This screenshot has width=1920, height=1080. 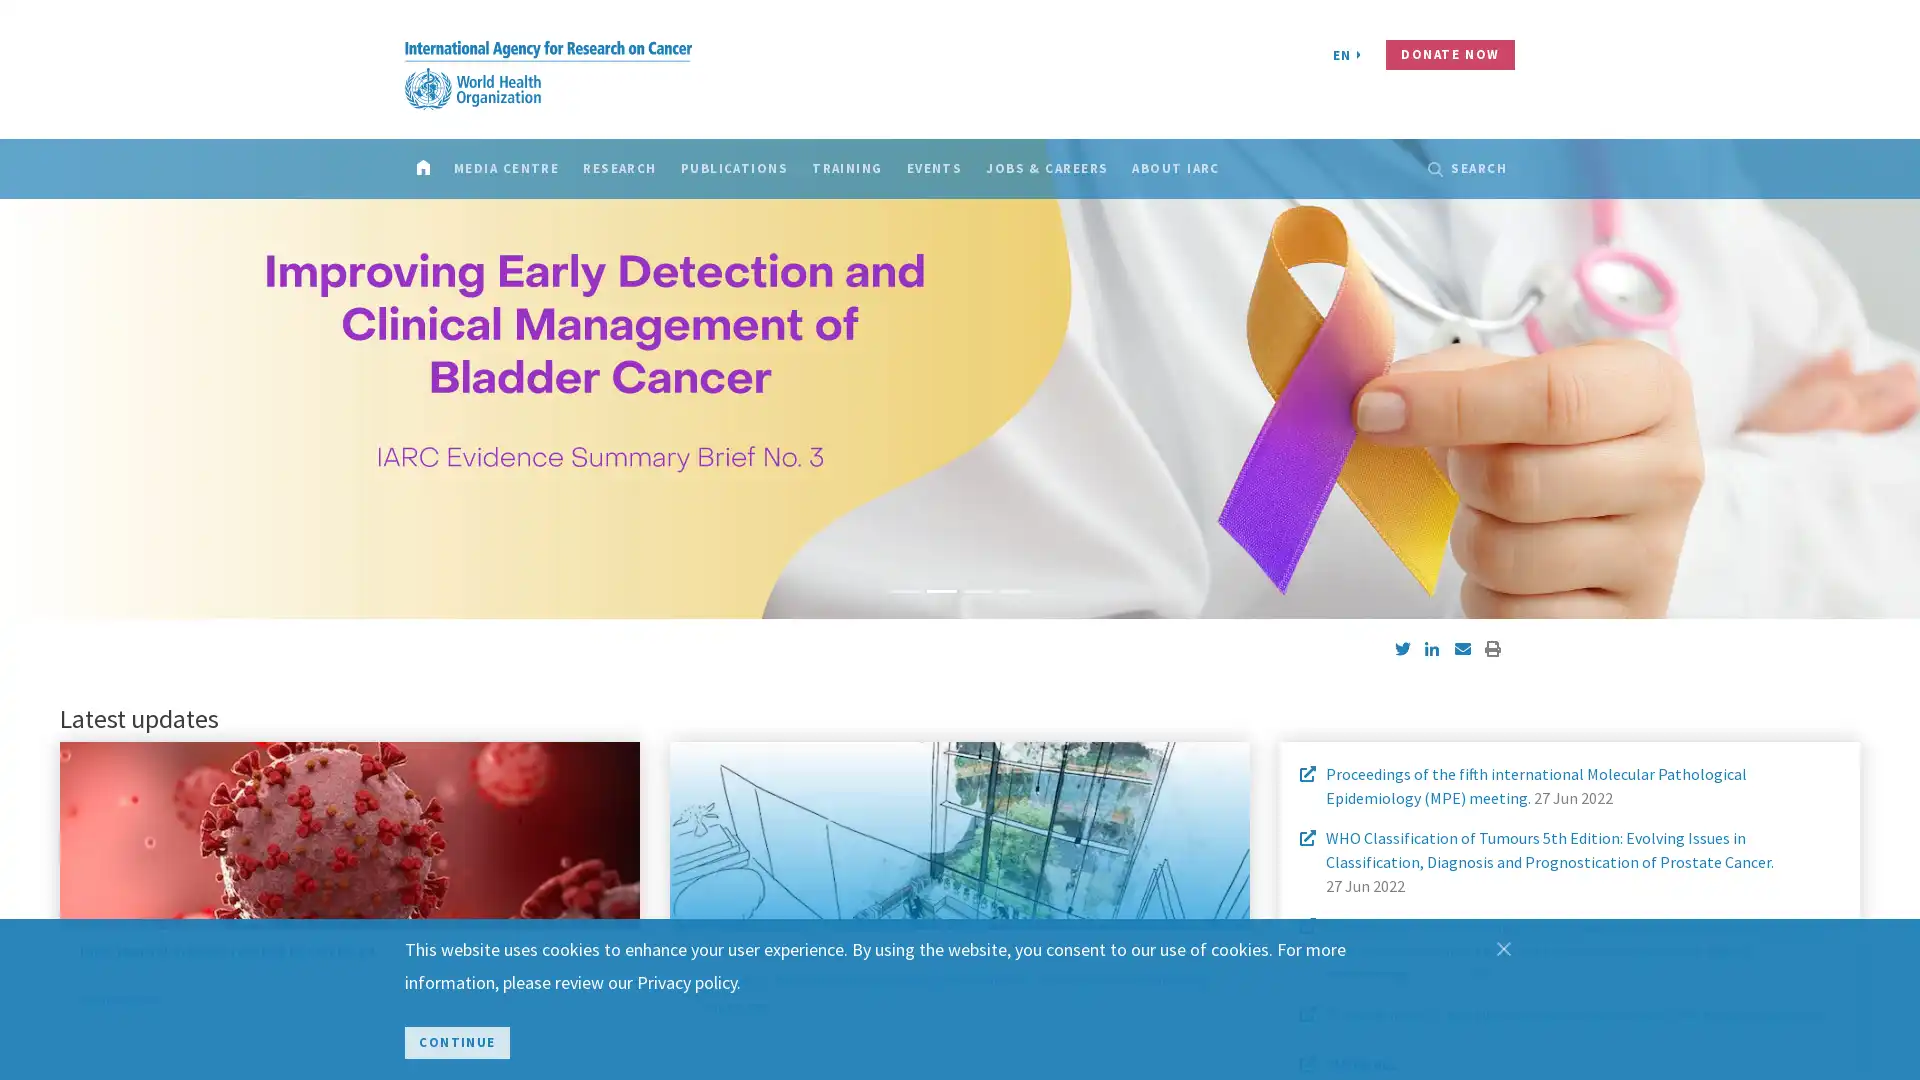 I want to click on Goto Slide 4, so click(x=1013, y=590).